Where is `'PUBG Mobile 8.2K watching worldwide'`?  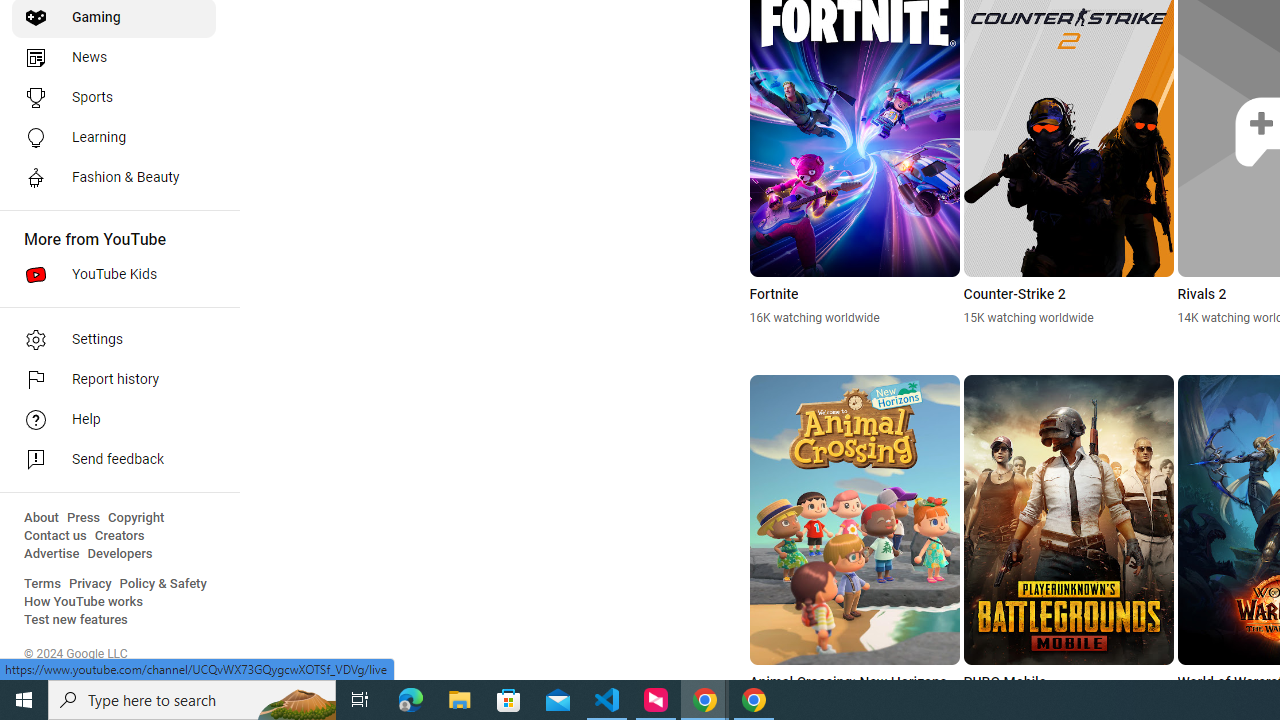 'PUBG Mobile 8.2K watching worldwide' is located at coordinates (1067, 545).